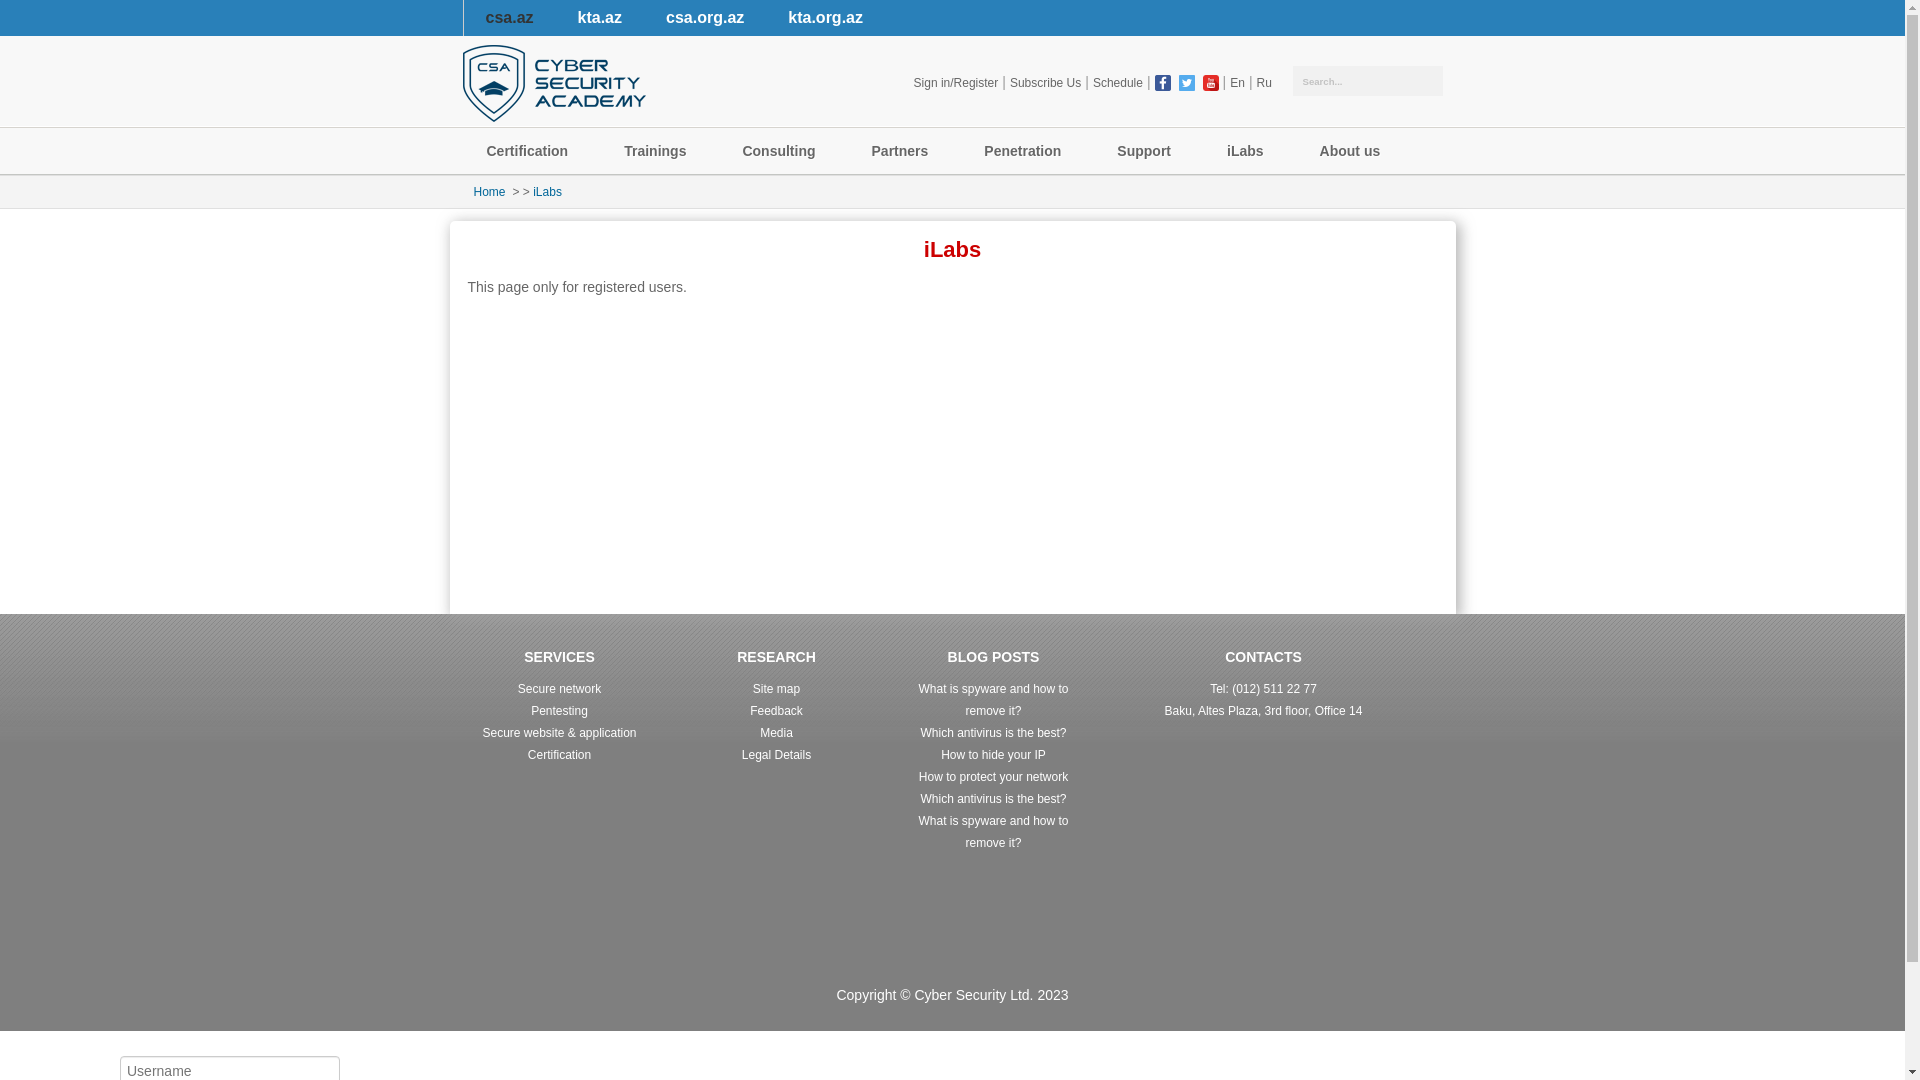  I want to click on 'Penetration', so click(960, 150).